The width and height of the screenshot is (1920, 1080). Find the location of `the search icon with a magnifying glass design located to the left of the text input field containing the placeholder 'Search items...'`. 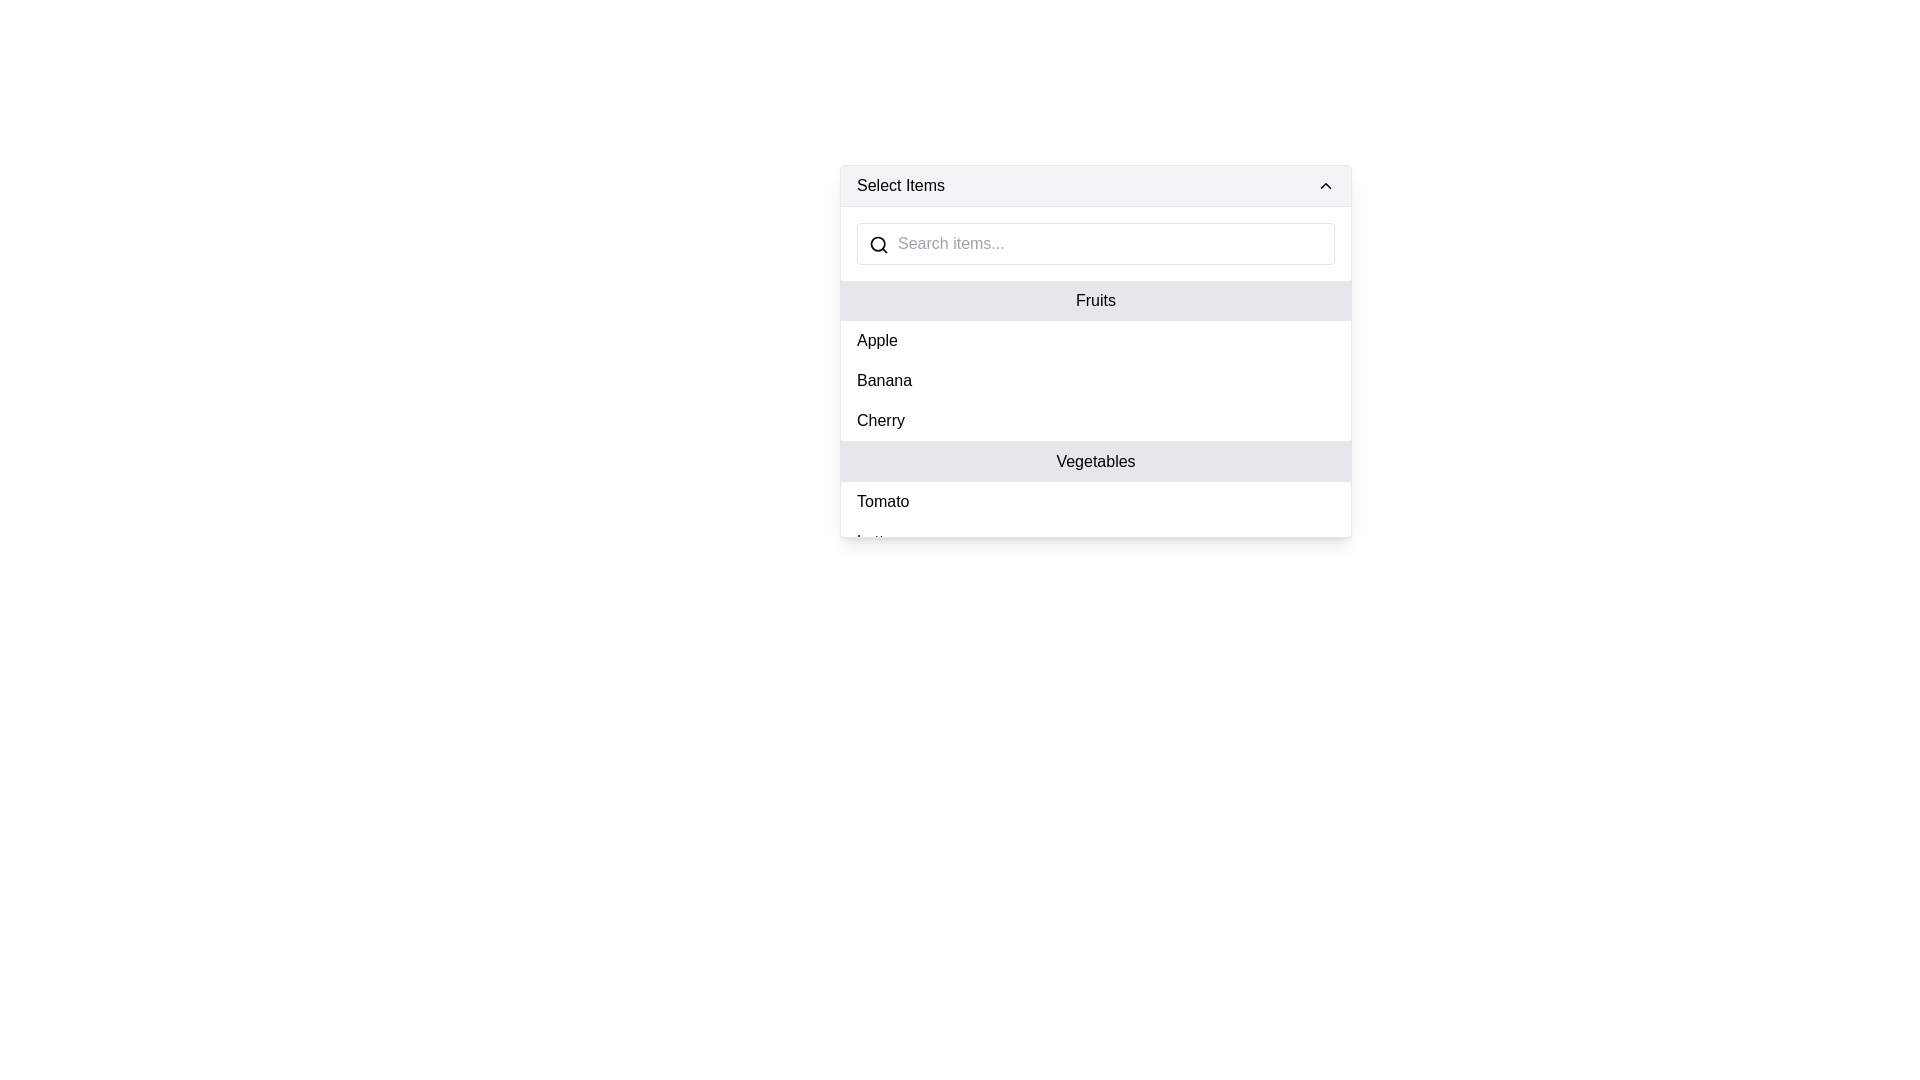

the search icon with a magnifying glass design located to the left of the text input field containing the placeholder 'Search items...' is located at coordinates (878, 244).